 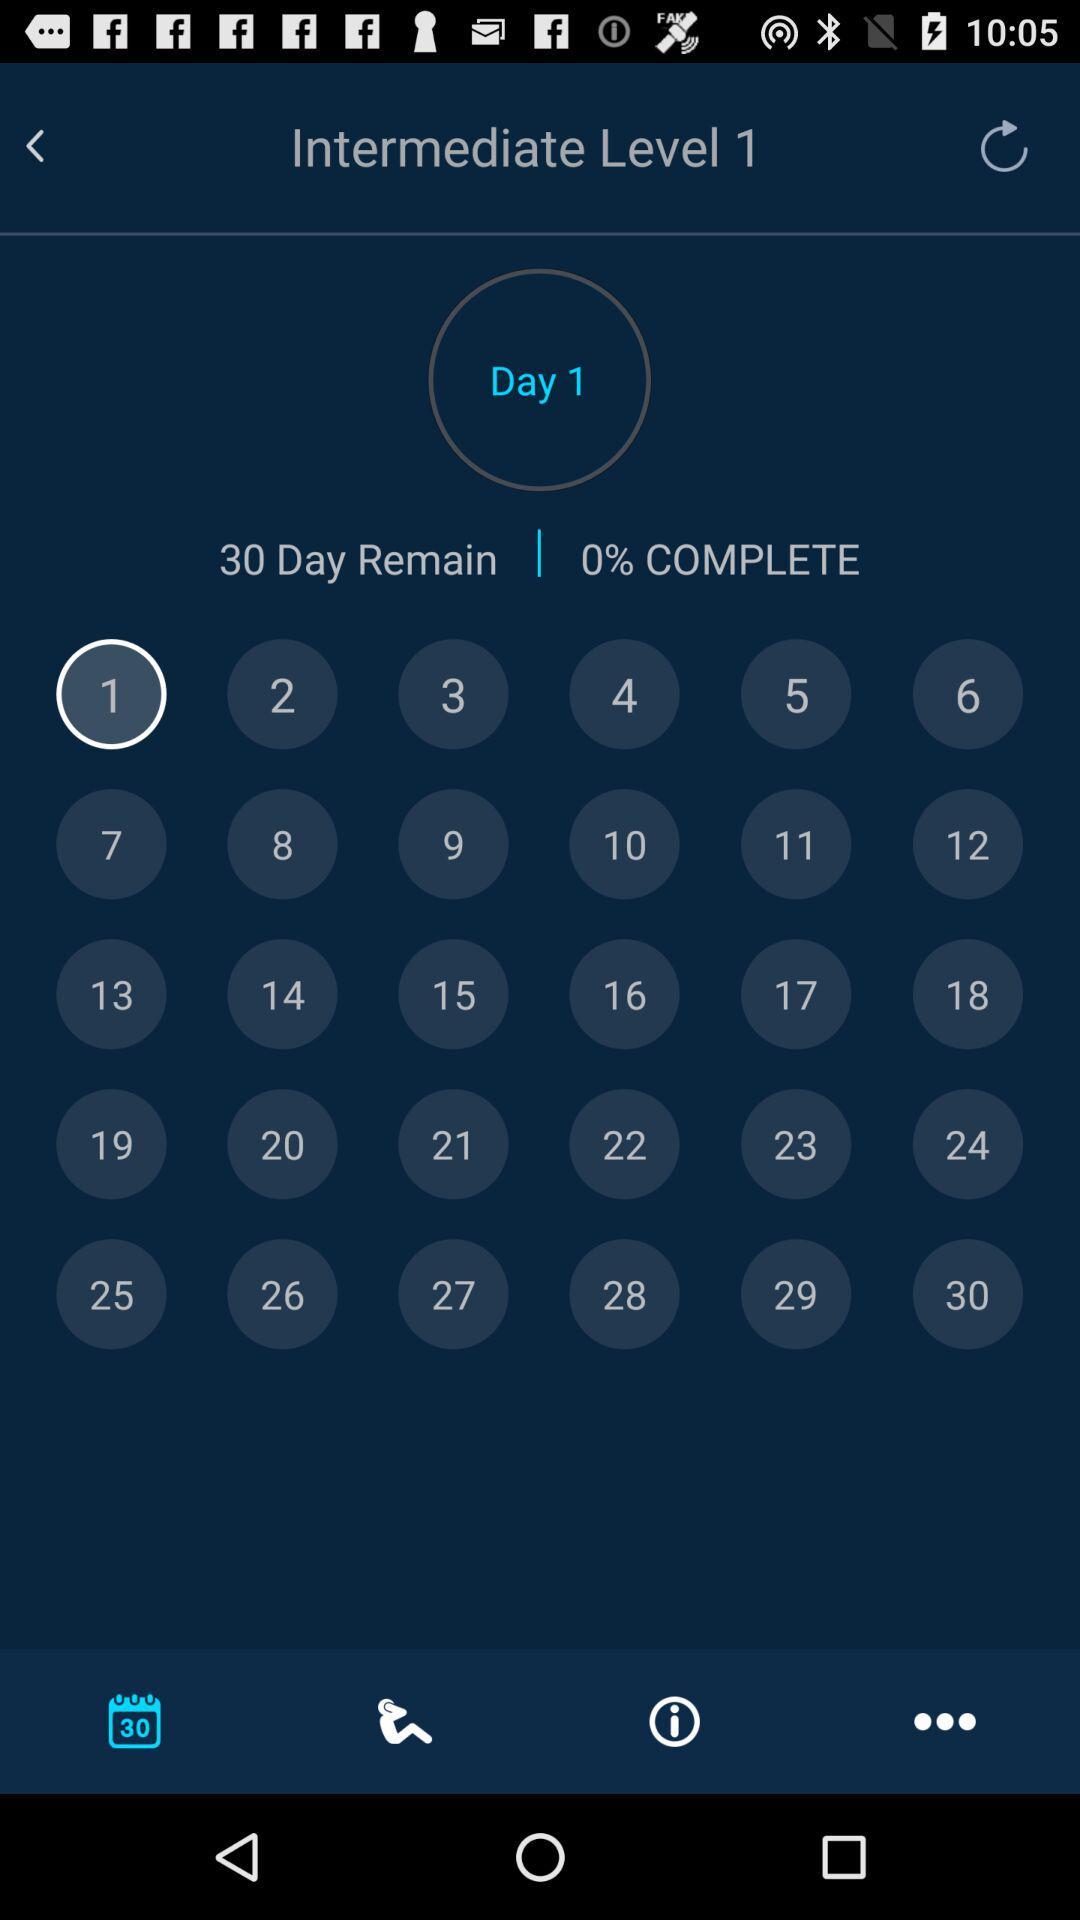 I want to click on the arrow_backward icon, so click(x=58, y=155).